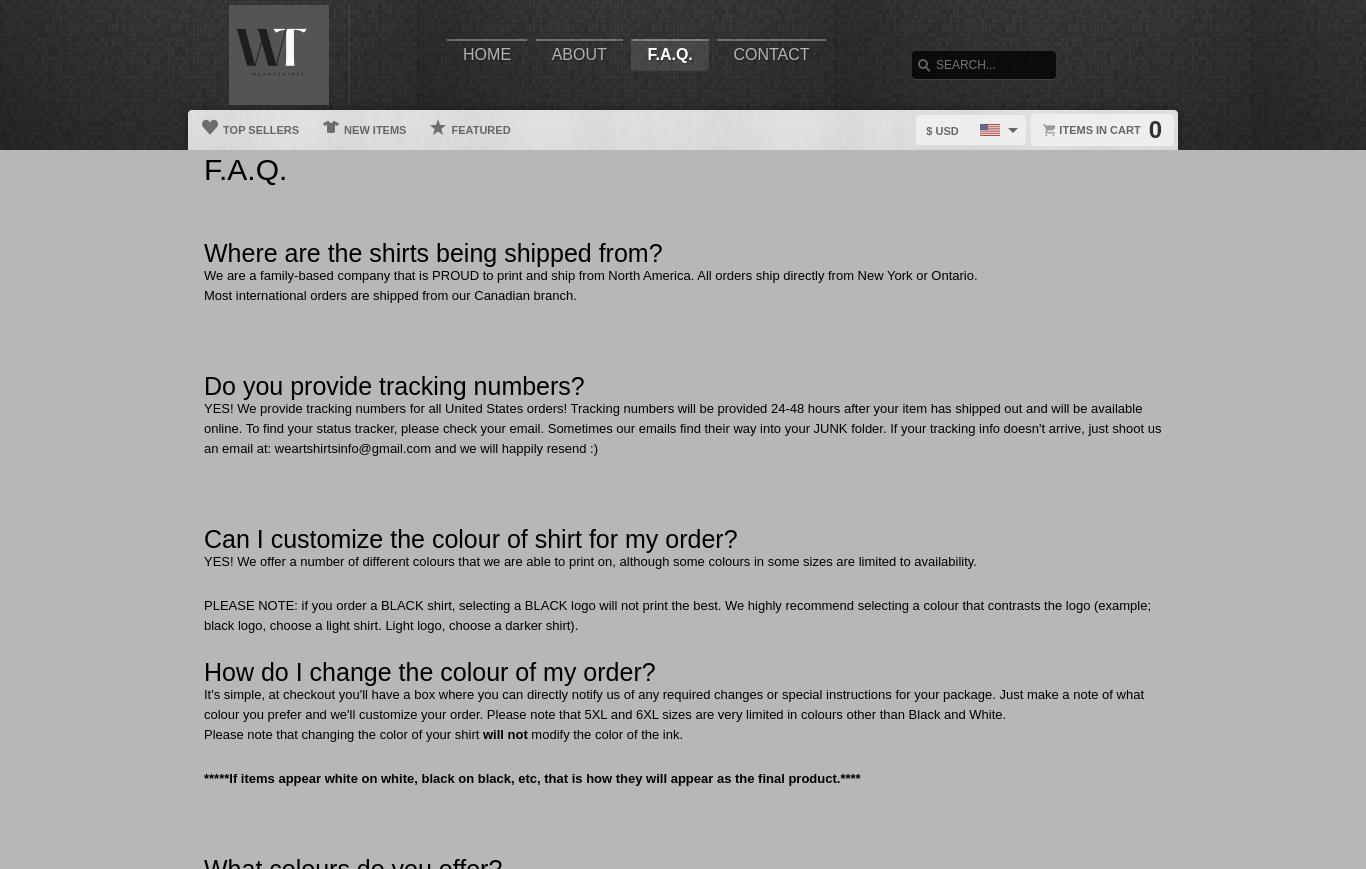 This screenshot has height=869, width=1366. I want to click on 'modify the color of the ink.', so click(527, 734).